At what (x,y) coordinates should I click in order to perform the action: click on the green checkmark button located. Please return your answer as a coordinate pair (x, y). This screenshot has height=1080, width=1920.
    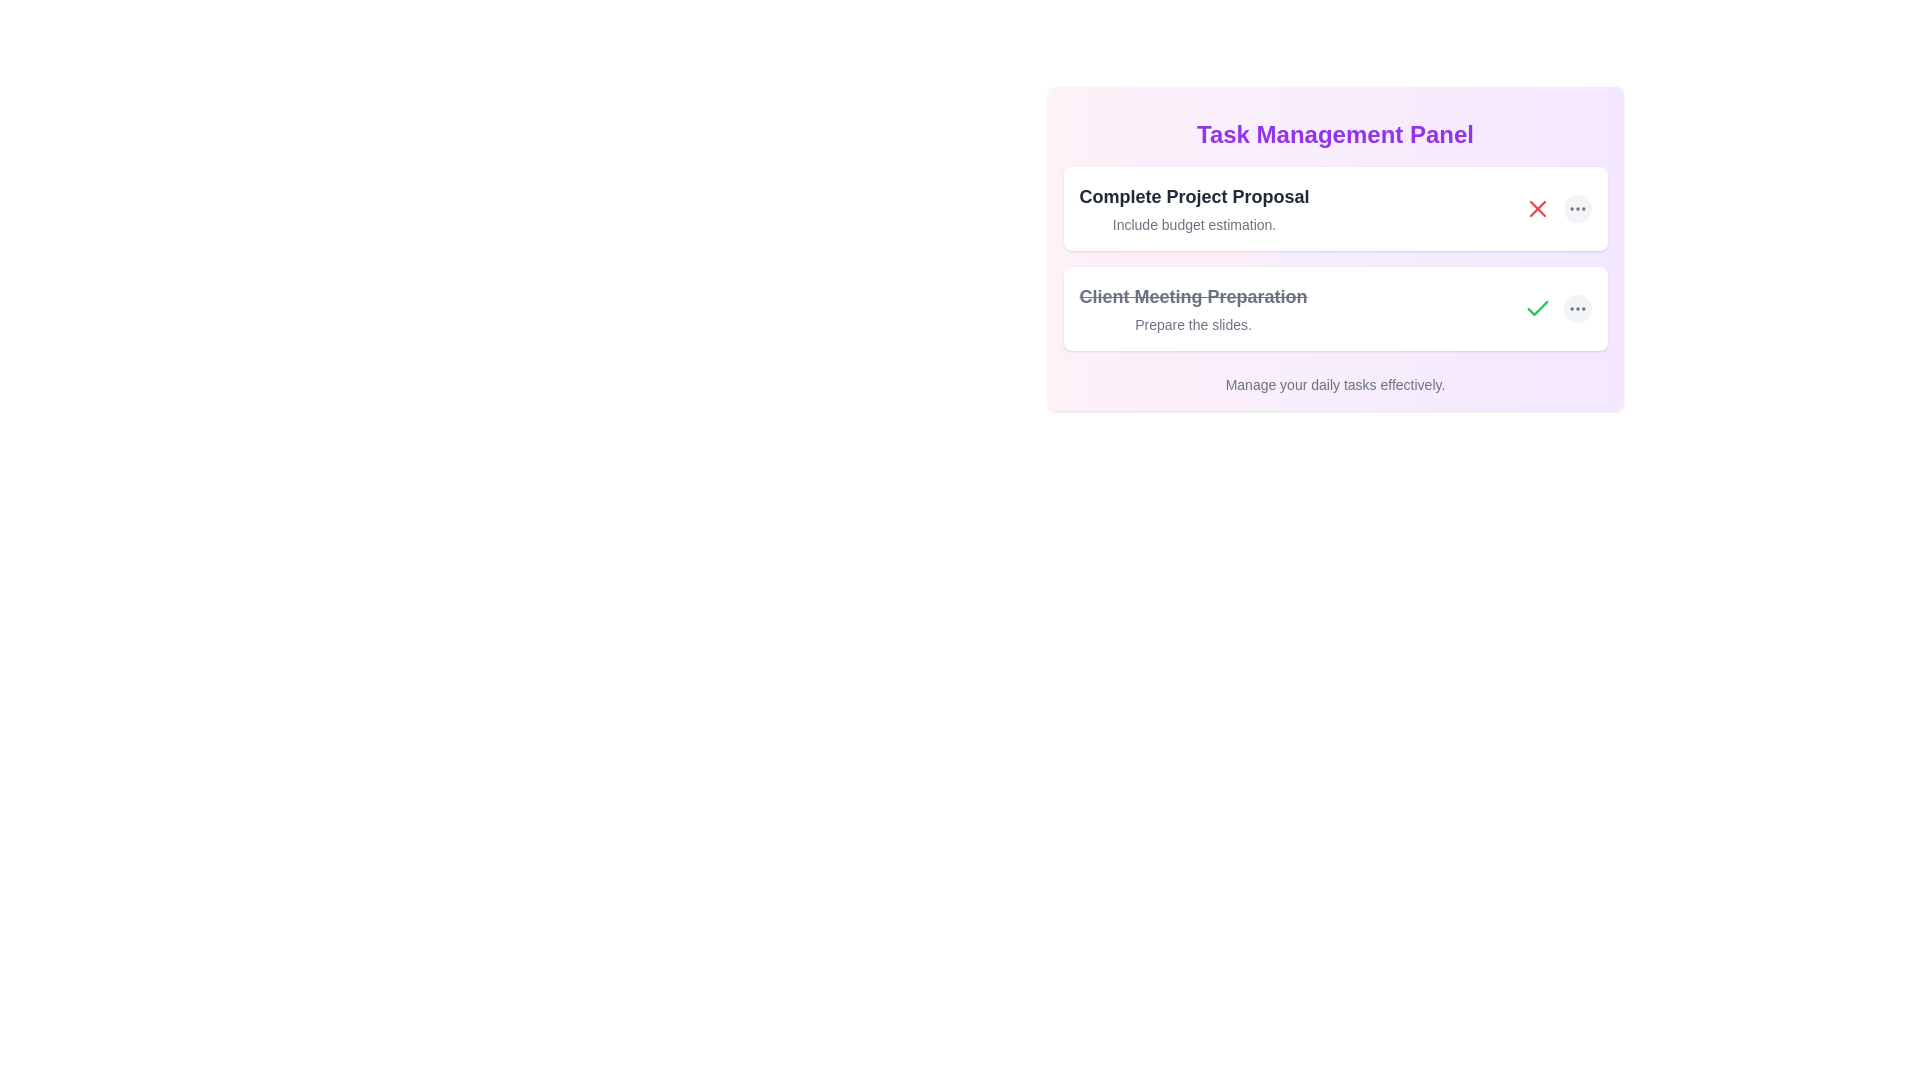
    Looking at the image, I should click on (1536, 308).